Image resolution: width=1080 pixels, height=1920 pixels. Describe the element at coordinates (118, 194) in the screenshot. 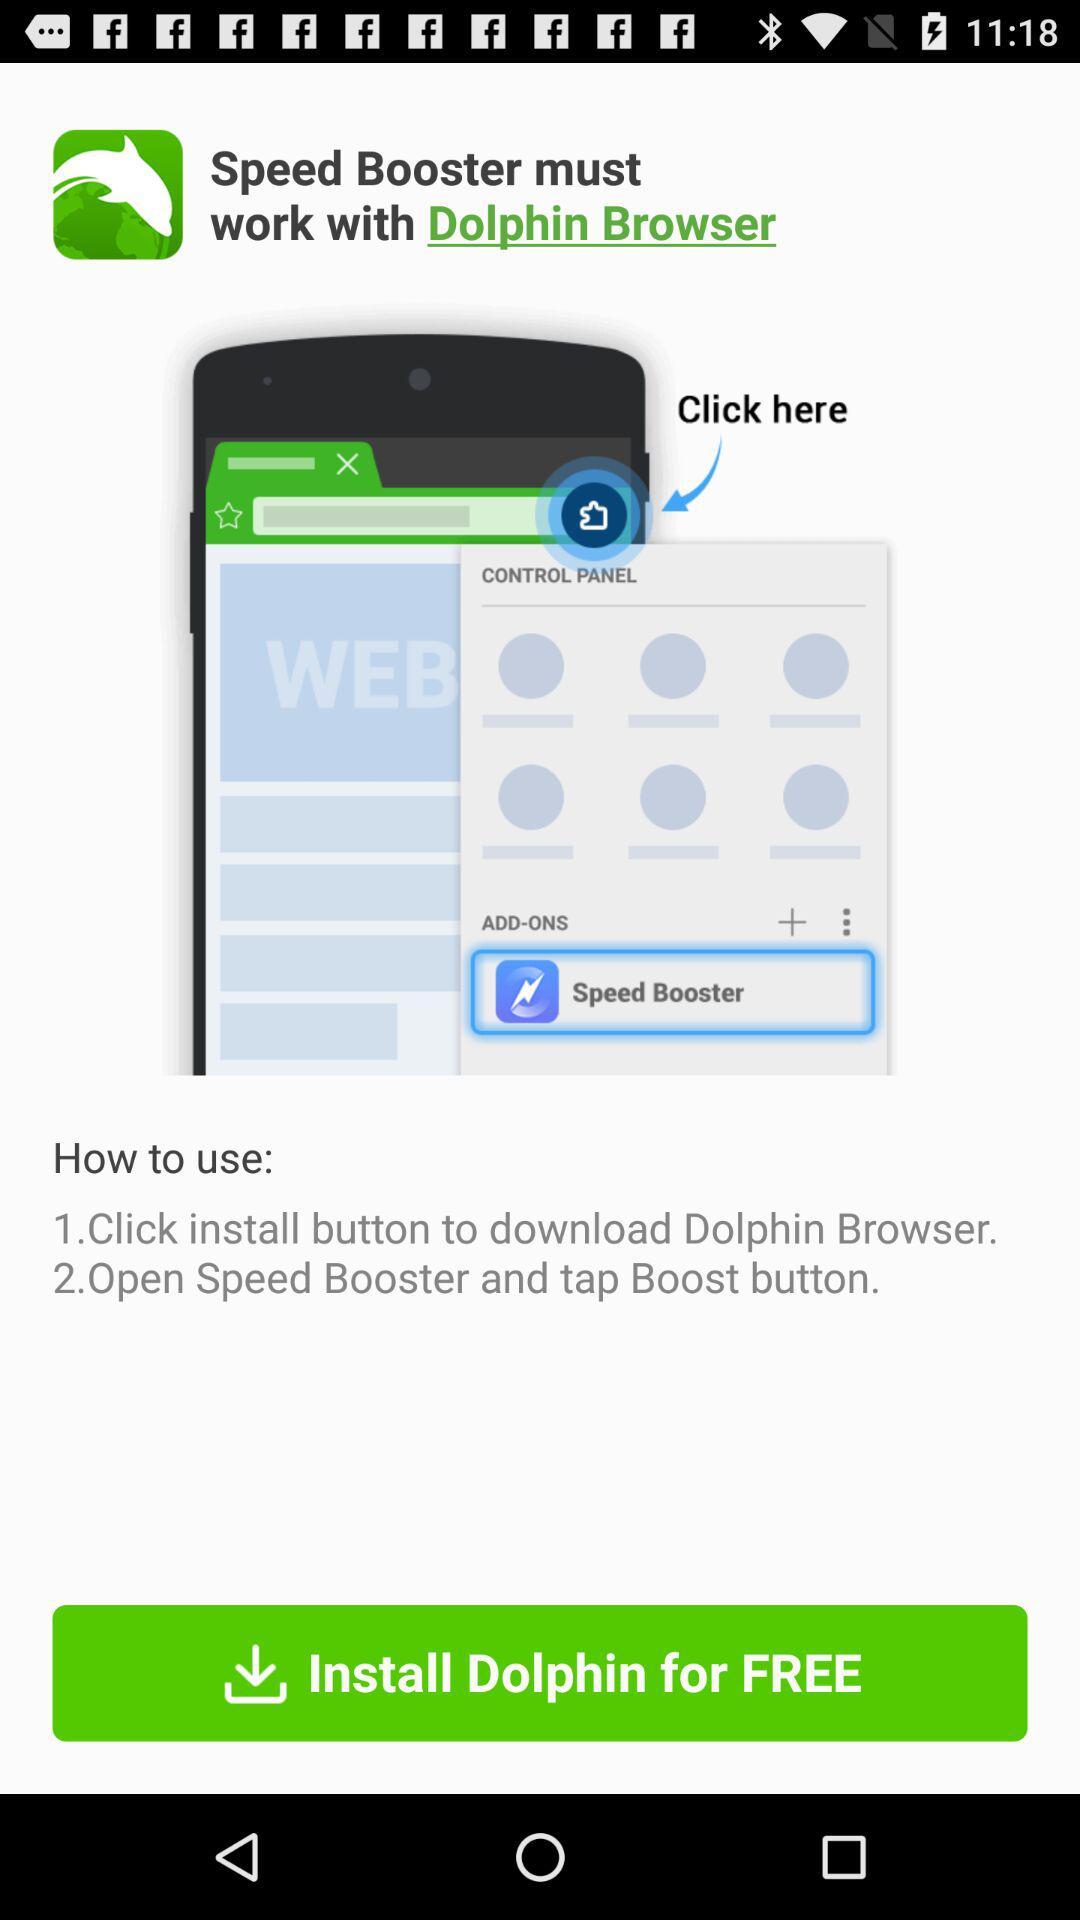

I see `see the app` at that location.